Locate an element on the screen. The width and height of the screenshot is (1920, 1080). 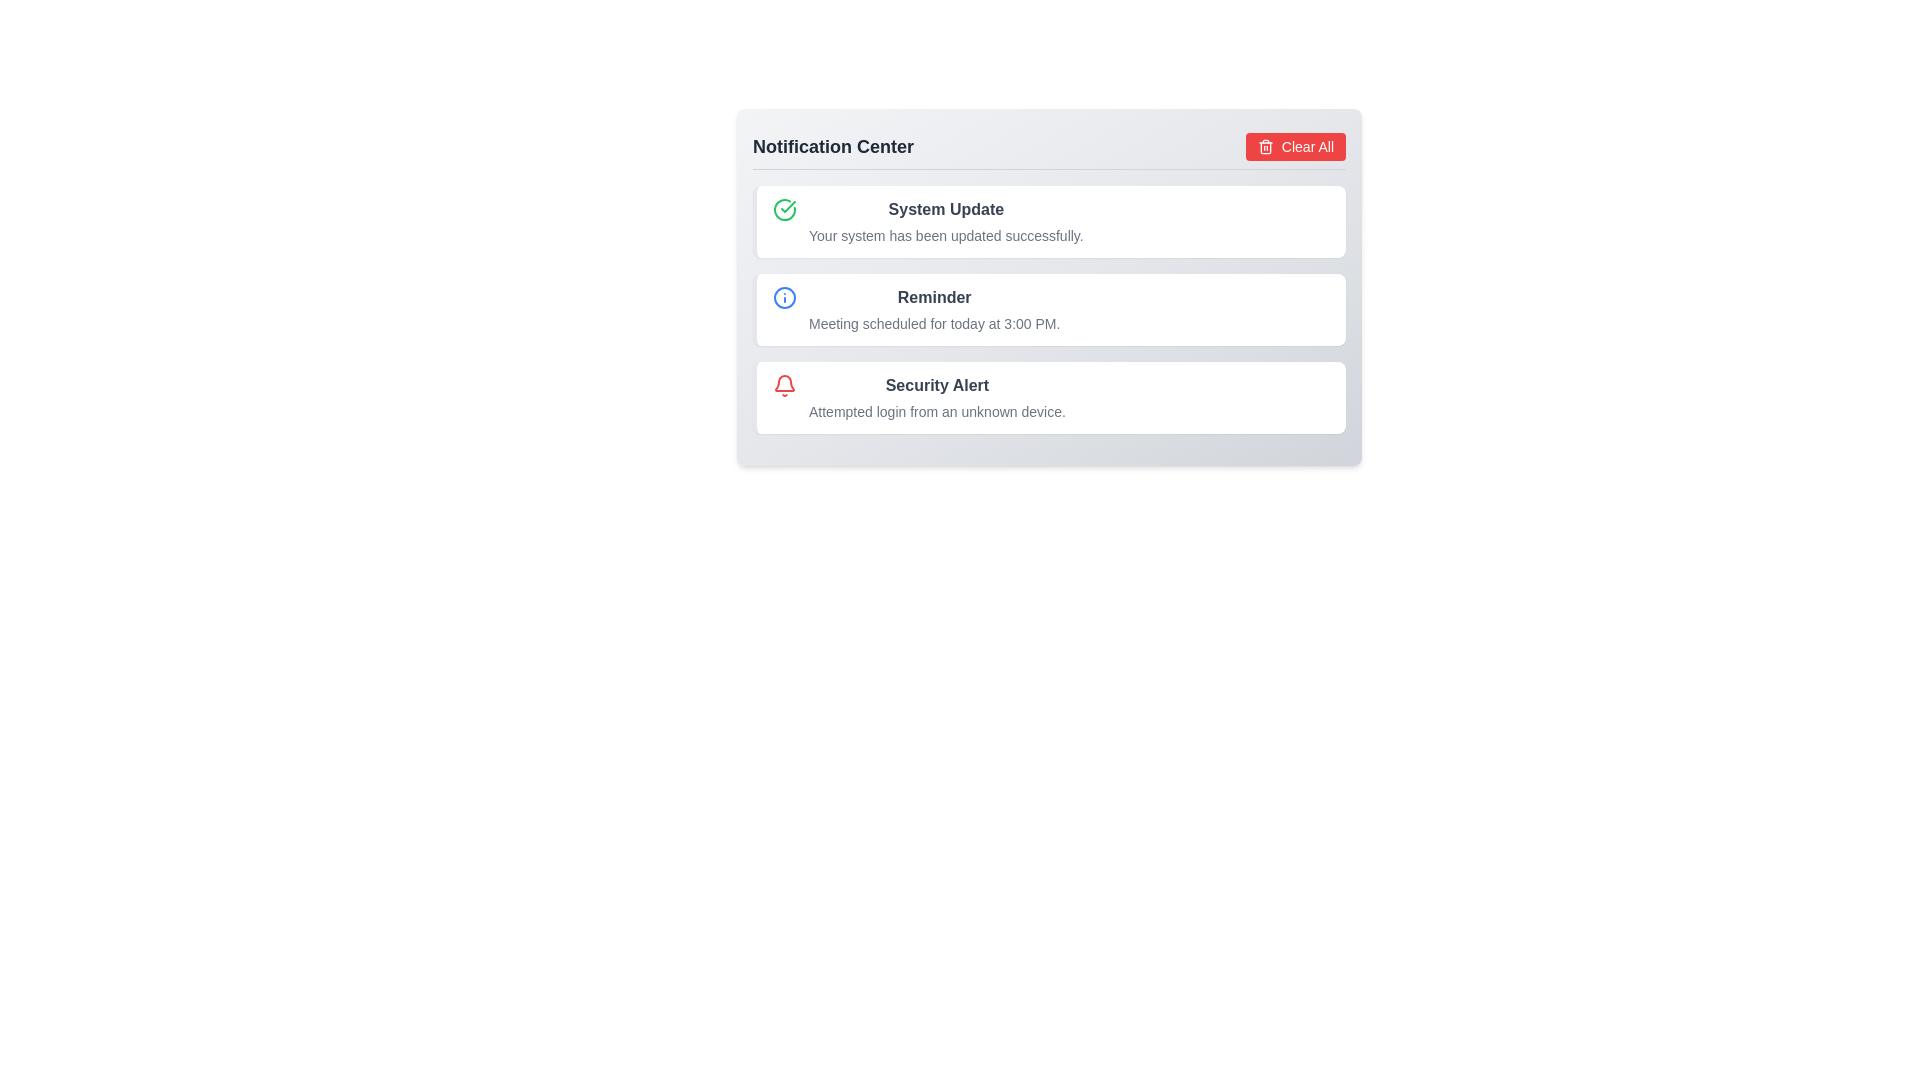
the green checkmark icon indicating success or confirmation within the 'System Update' notification card is located at coordinates (787, 207).